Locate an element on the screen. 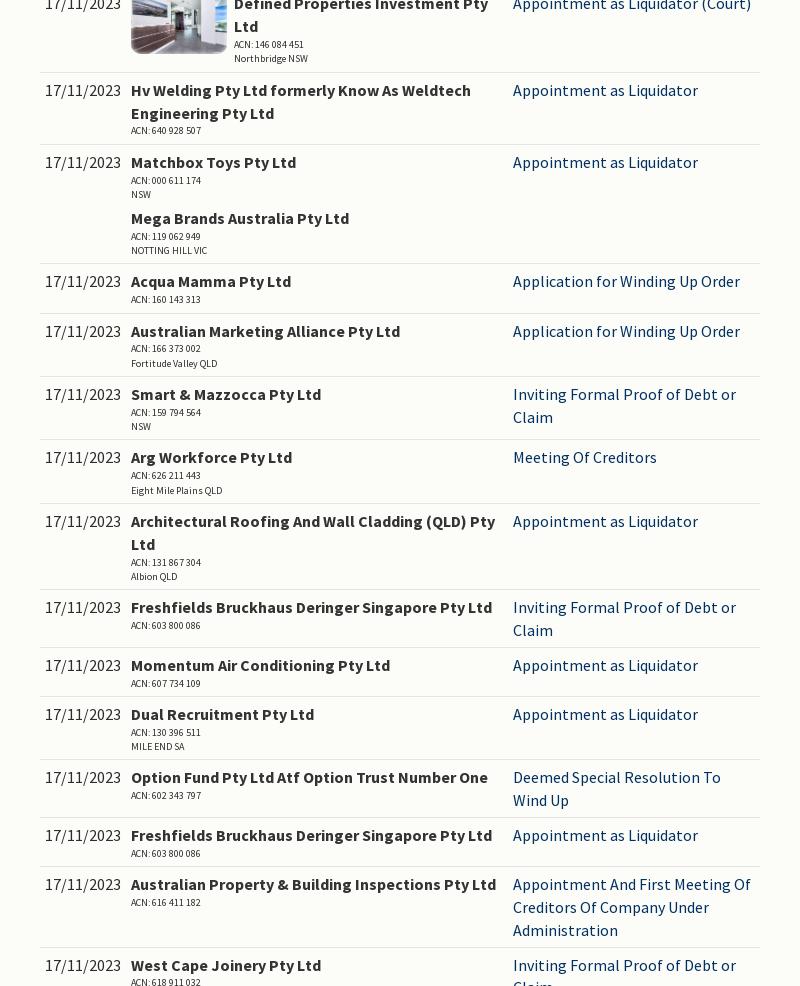 The width and height of the screenshot is (800, 986). 'Appointment And First Meeting Of Creditors Of Company Under Administration' is located at coordinates (631, 906).